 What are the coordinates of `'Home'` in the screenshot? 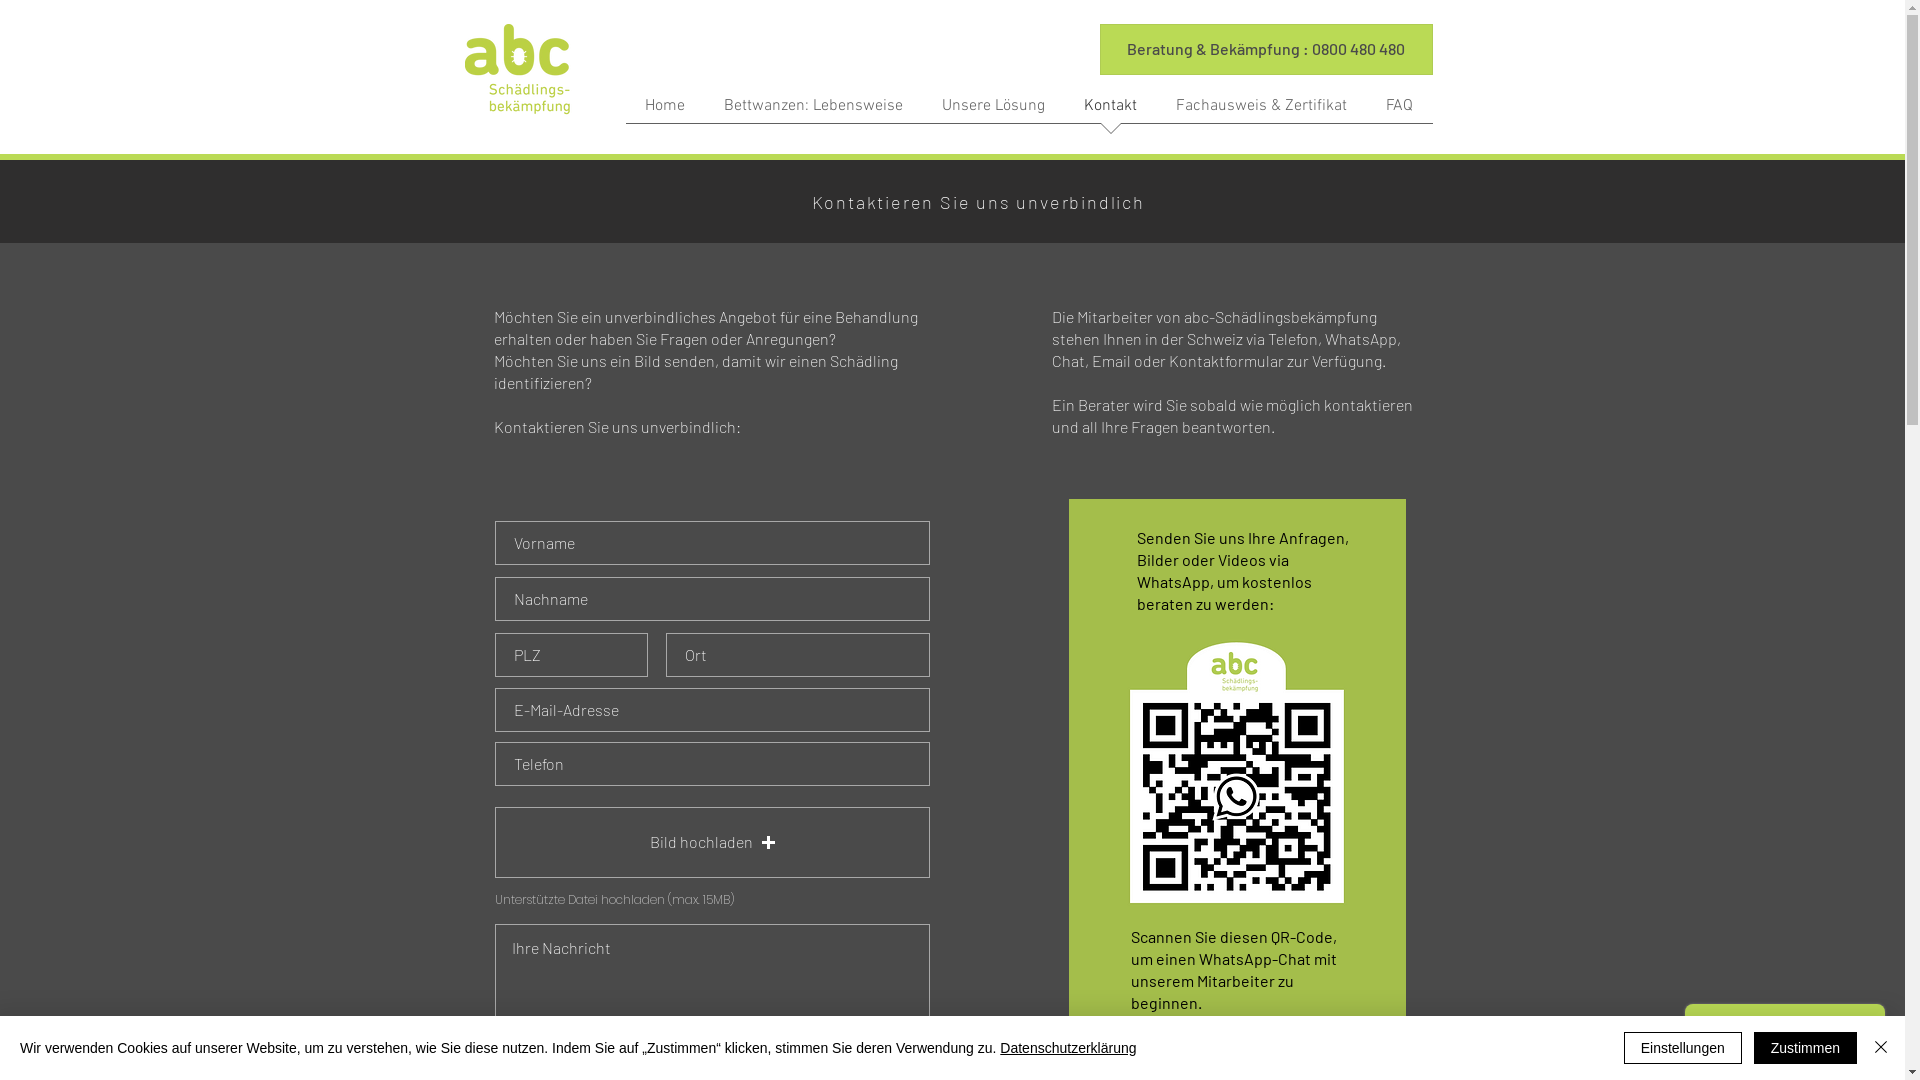 It's located at (665, 112).